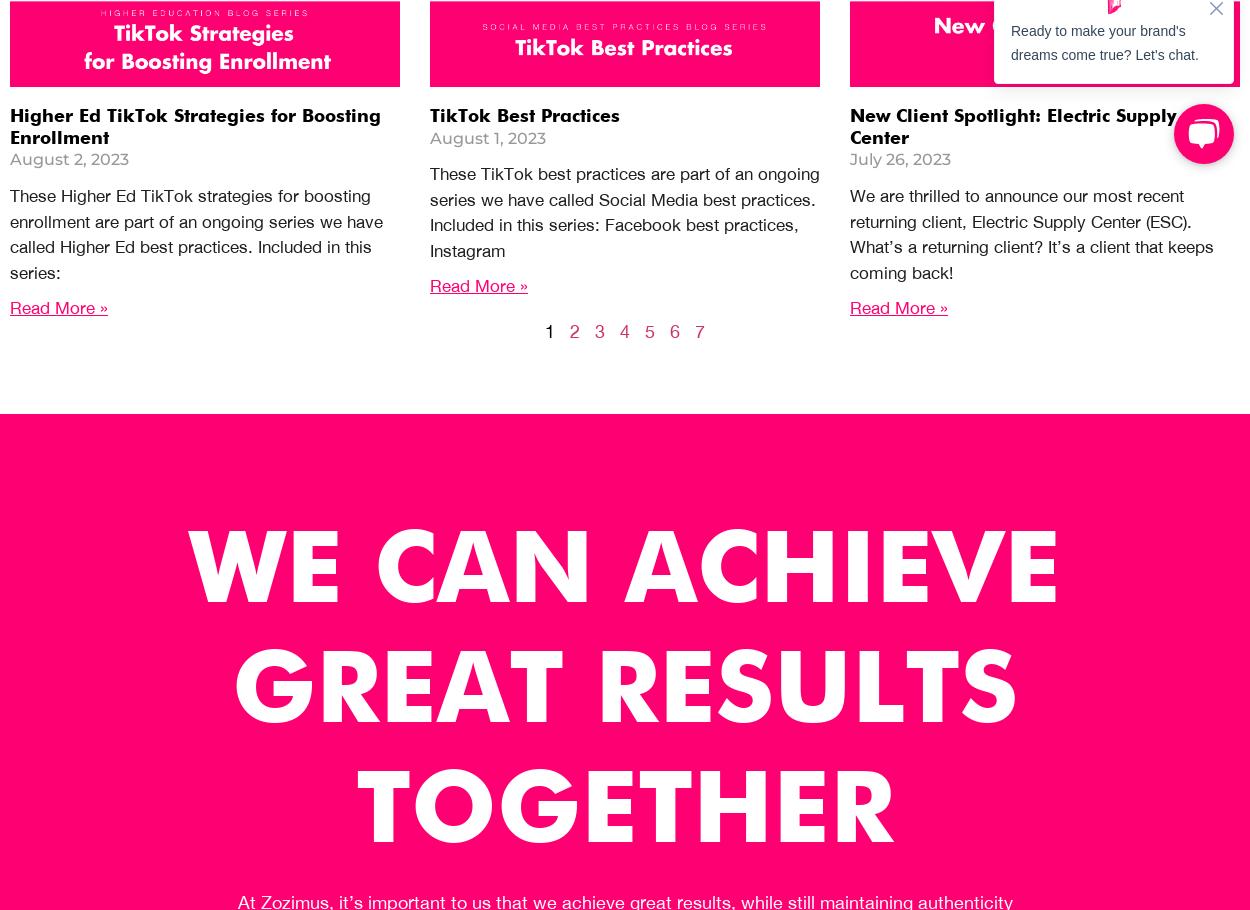 This screenshot has height=910, width=1250. What do you see at coordinates (1032, 233) in the screenshot?
I see `'We are thrilled to announce our most recent returning client, Electric Supply Center (ESC). What’s a returning client? It’s a client that keeps coming back!'` at bounding box center [1032, 233].